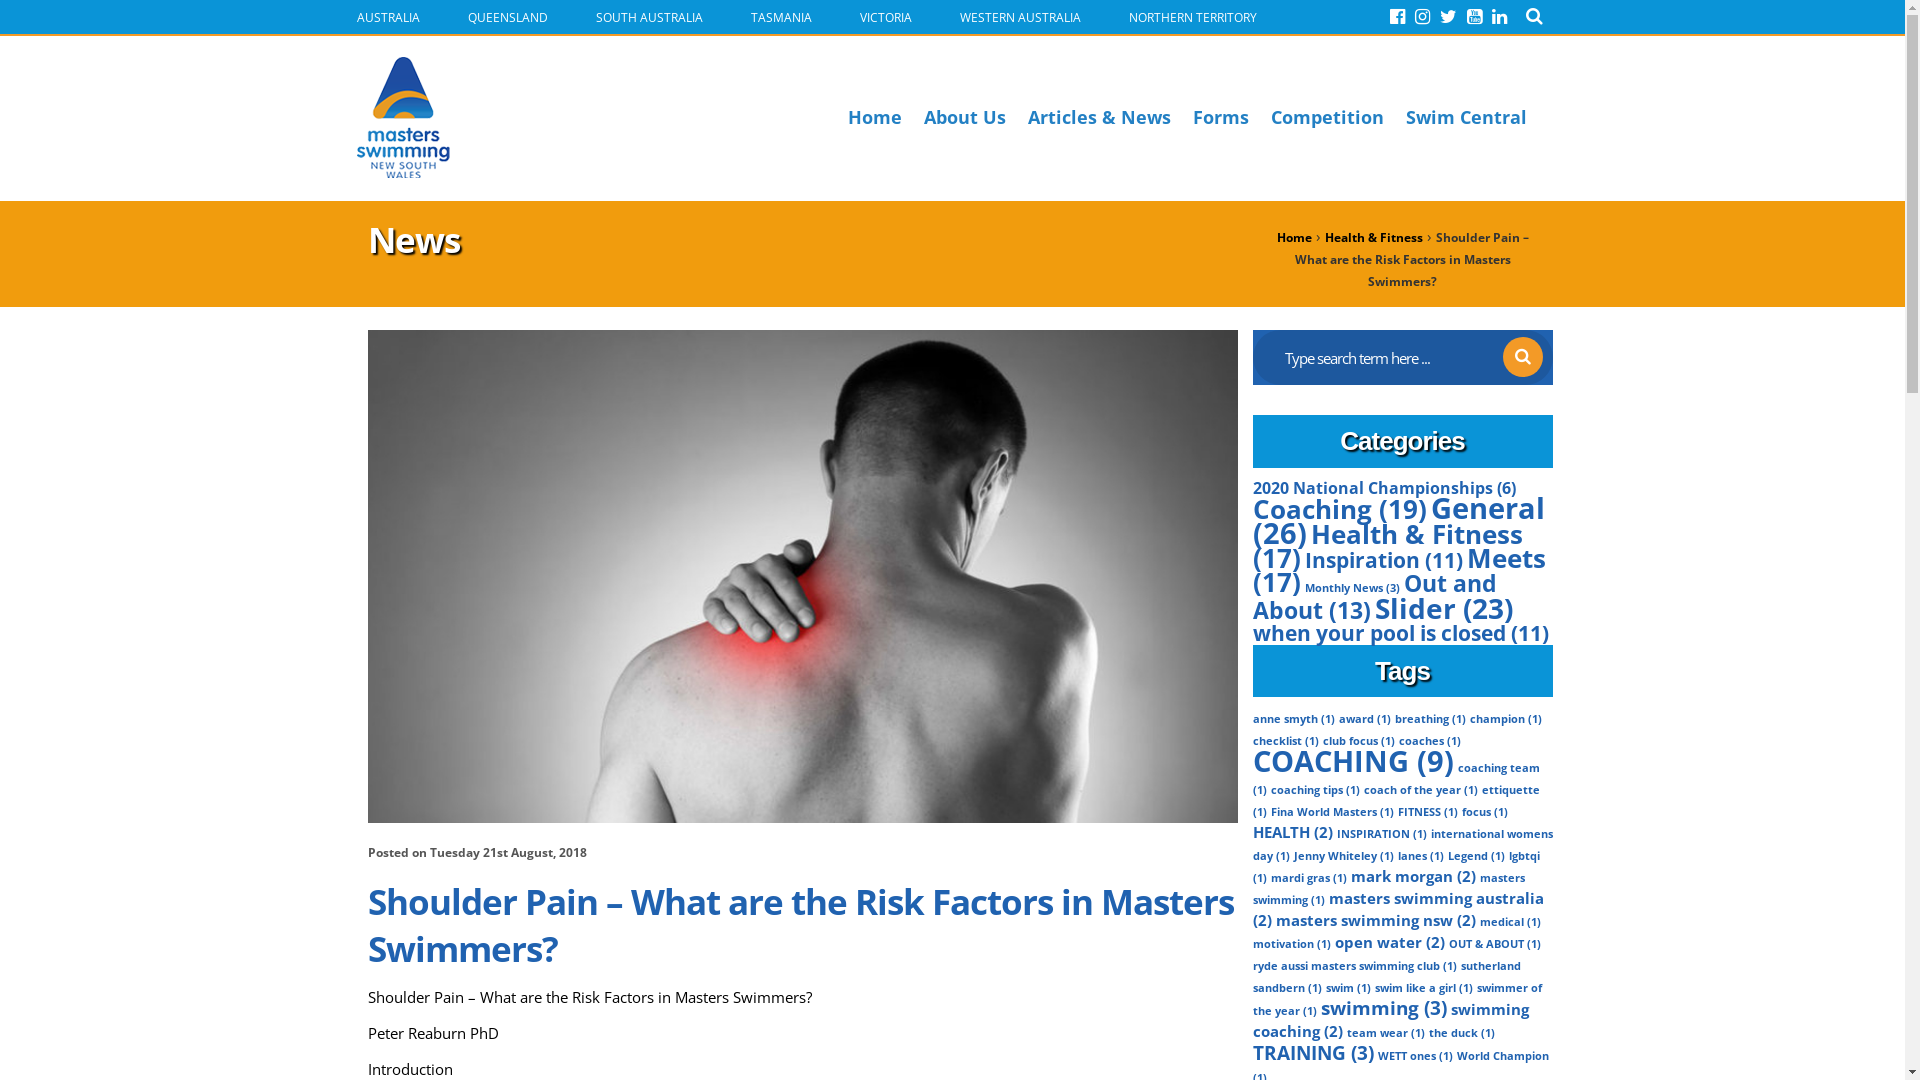 Image resolution: width=1920 pixels, height=1080 pixels. Describe the element at coordinates (1372, 595) in the screenshot. I see `'Out and About (13)'` at that location.